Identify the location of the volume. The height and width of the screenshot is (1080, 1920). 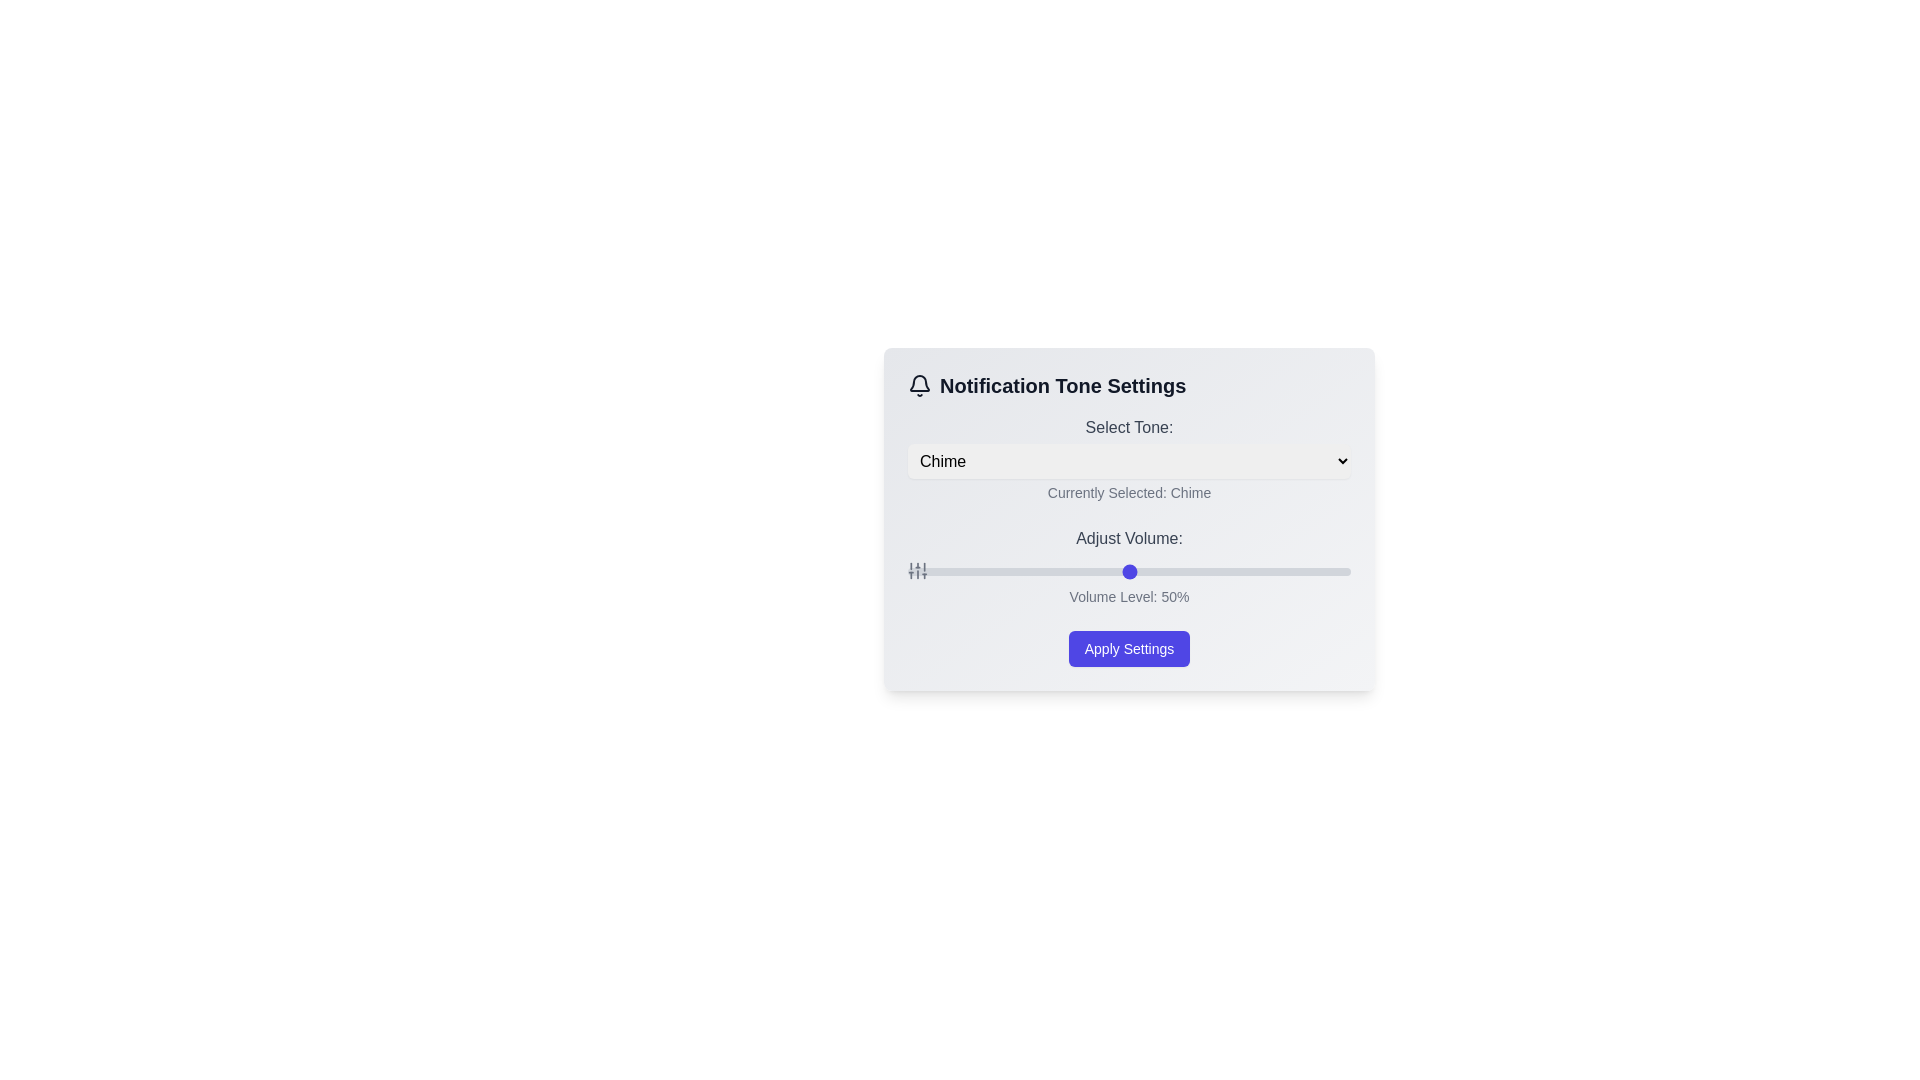
(1302, 571).